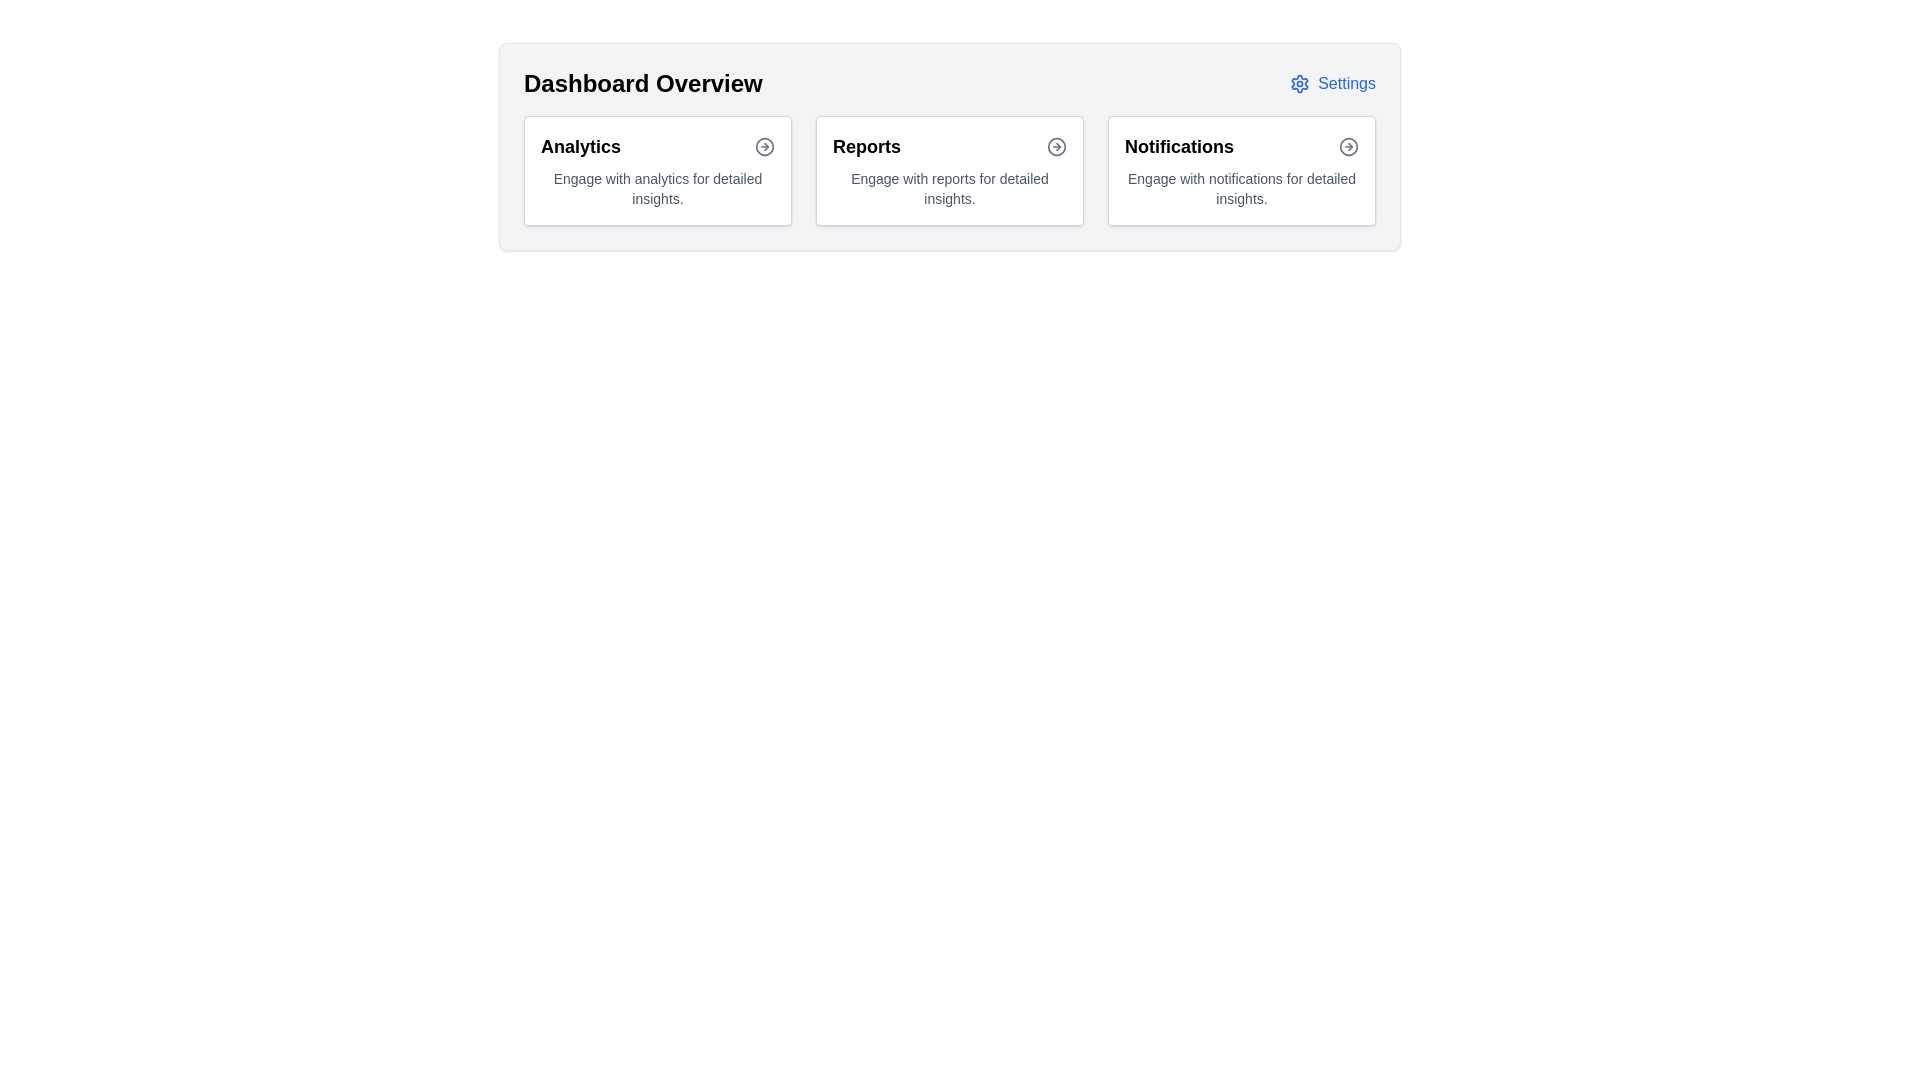 The image size is (1920, 1080). What do you see at coordinates (949, 169) in the screenshot?
I see `the second informational card in the grid` at bounding box center [949, 169].